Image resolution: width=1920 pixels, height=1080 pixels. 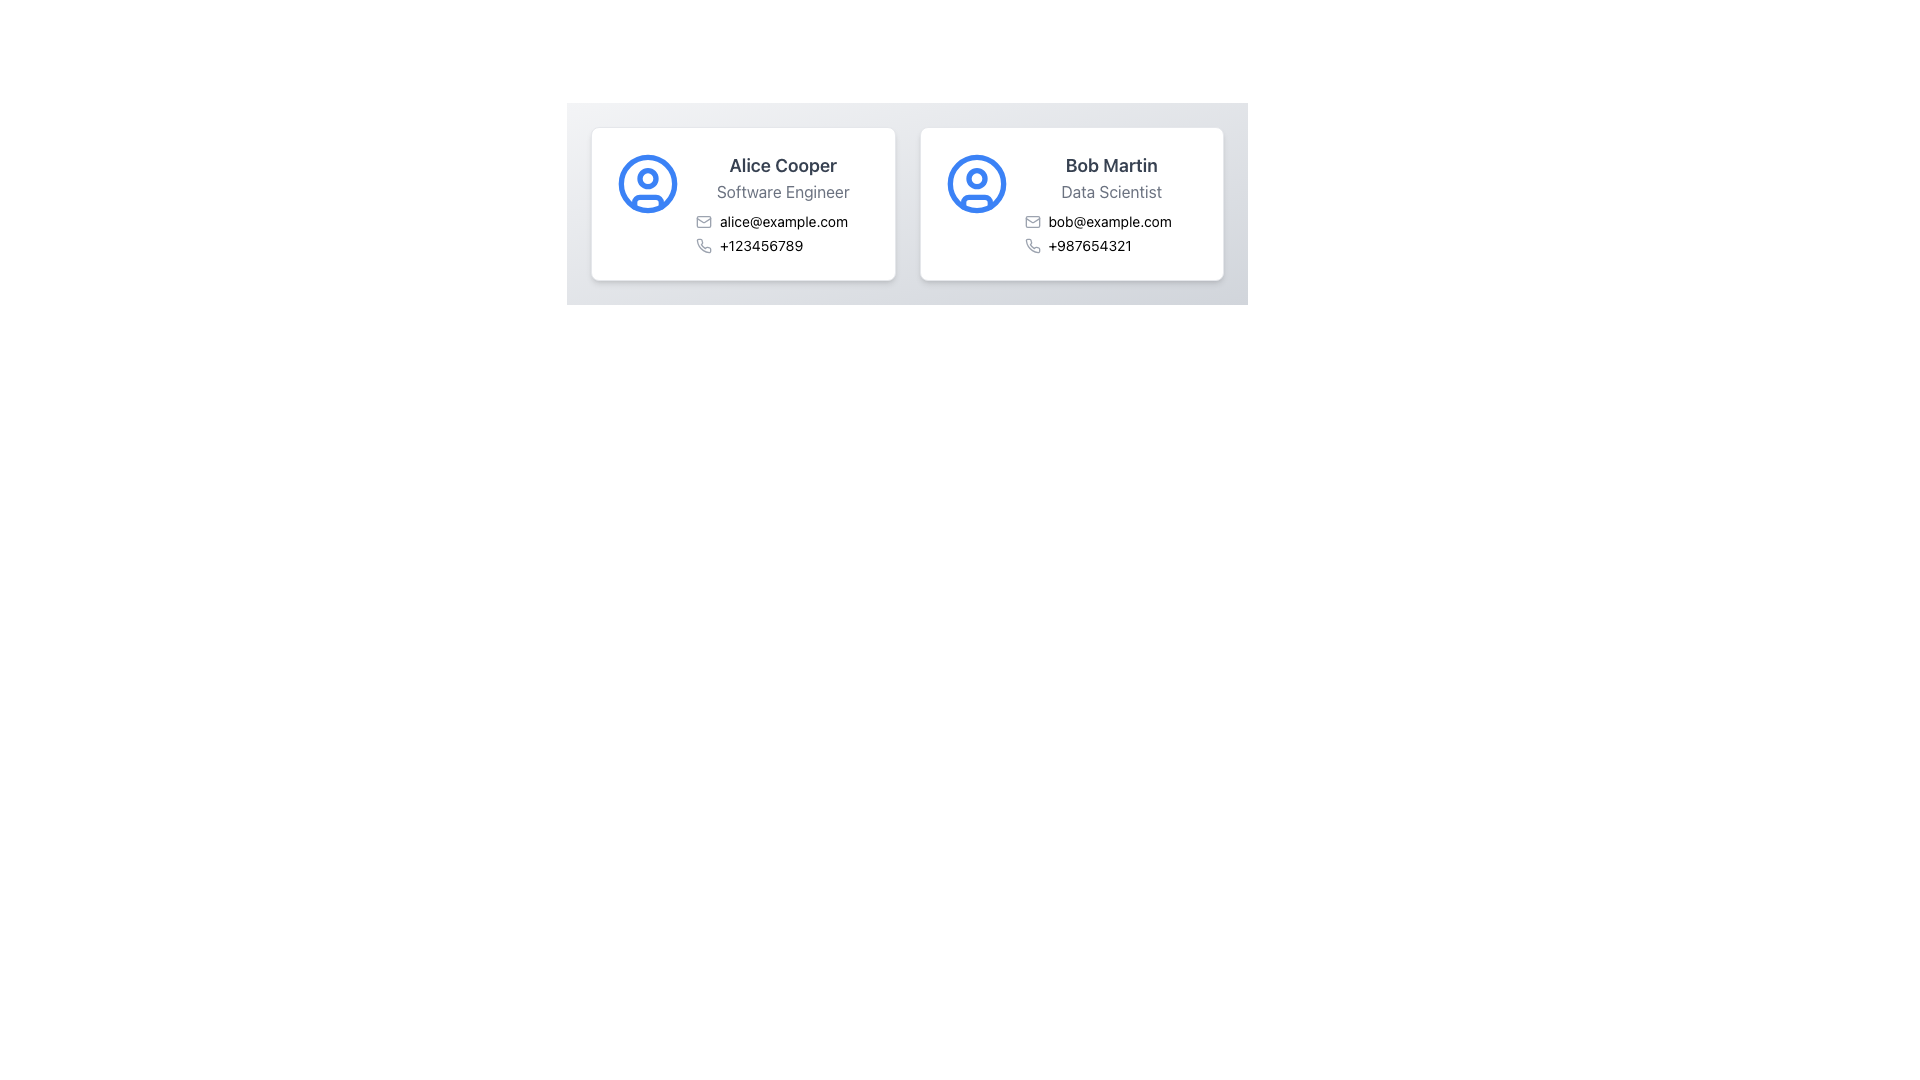 What do you see at coordinates (704, 222) in the screenshot?
I see `the email icon in Alice Cooper's contact card, which visually indicates the email field associated with 'alice@example.com'` at bounding box center [704, 222].